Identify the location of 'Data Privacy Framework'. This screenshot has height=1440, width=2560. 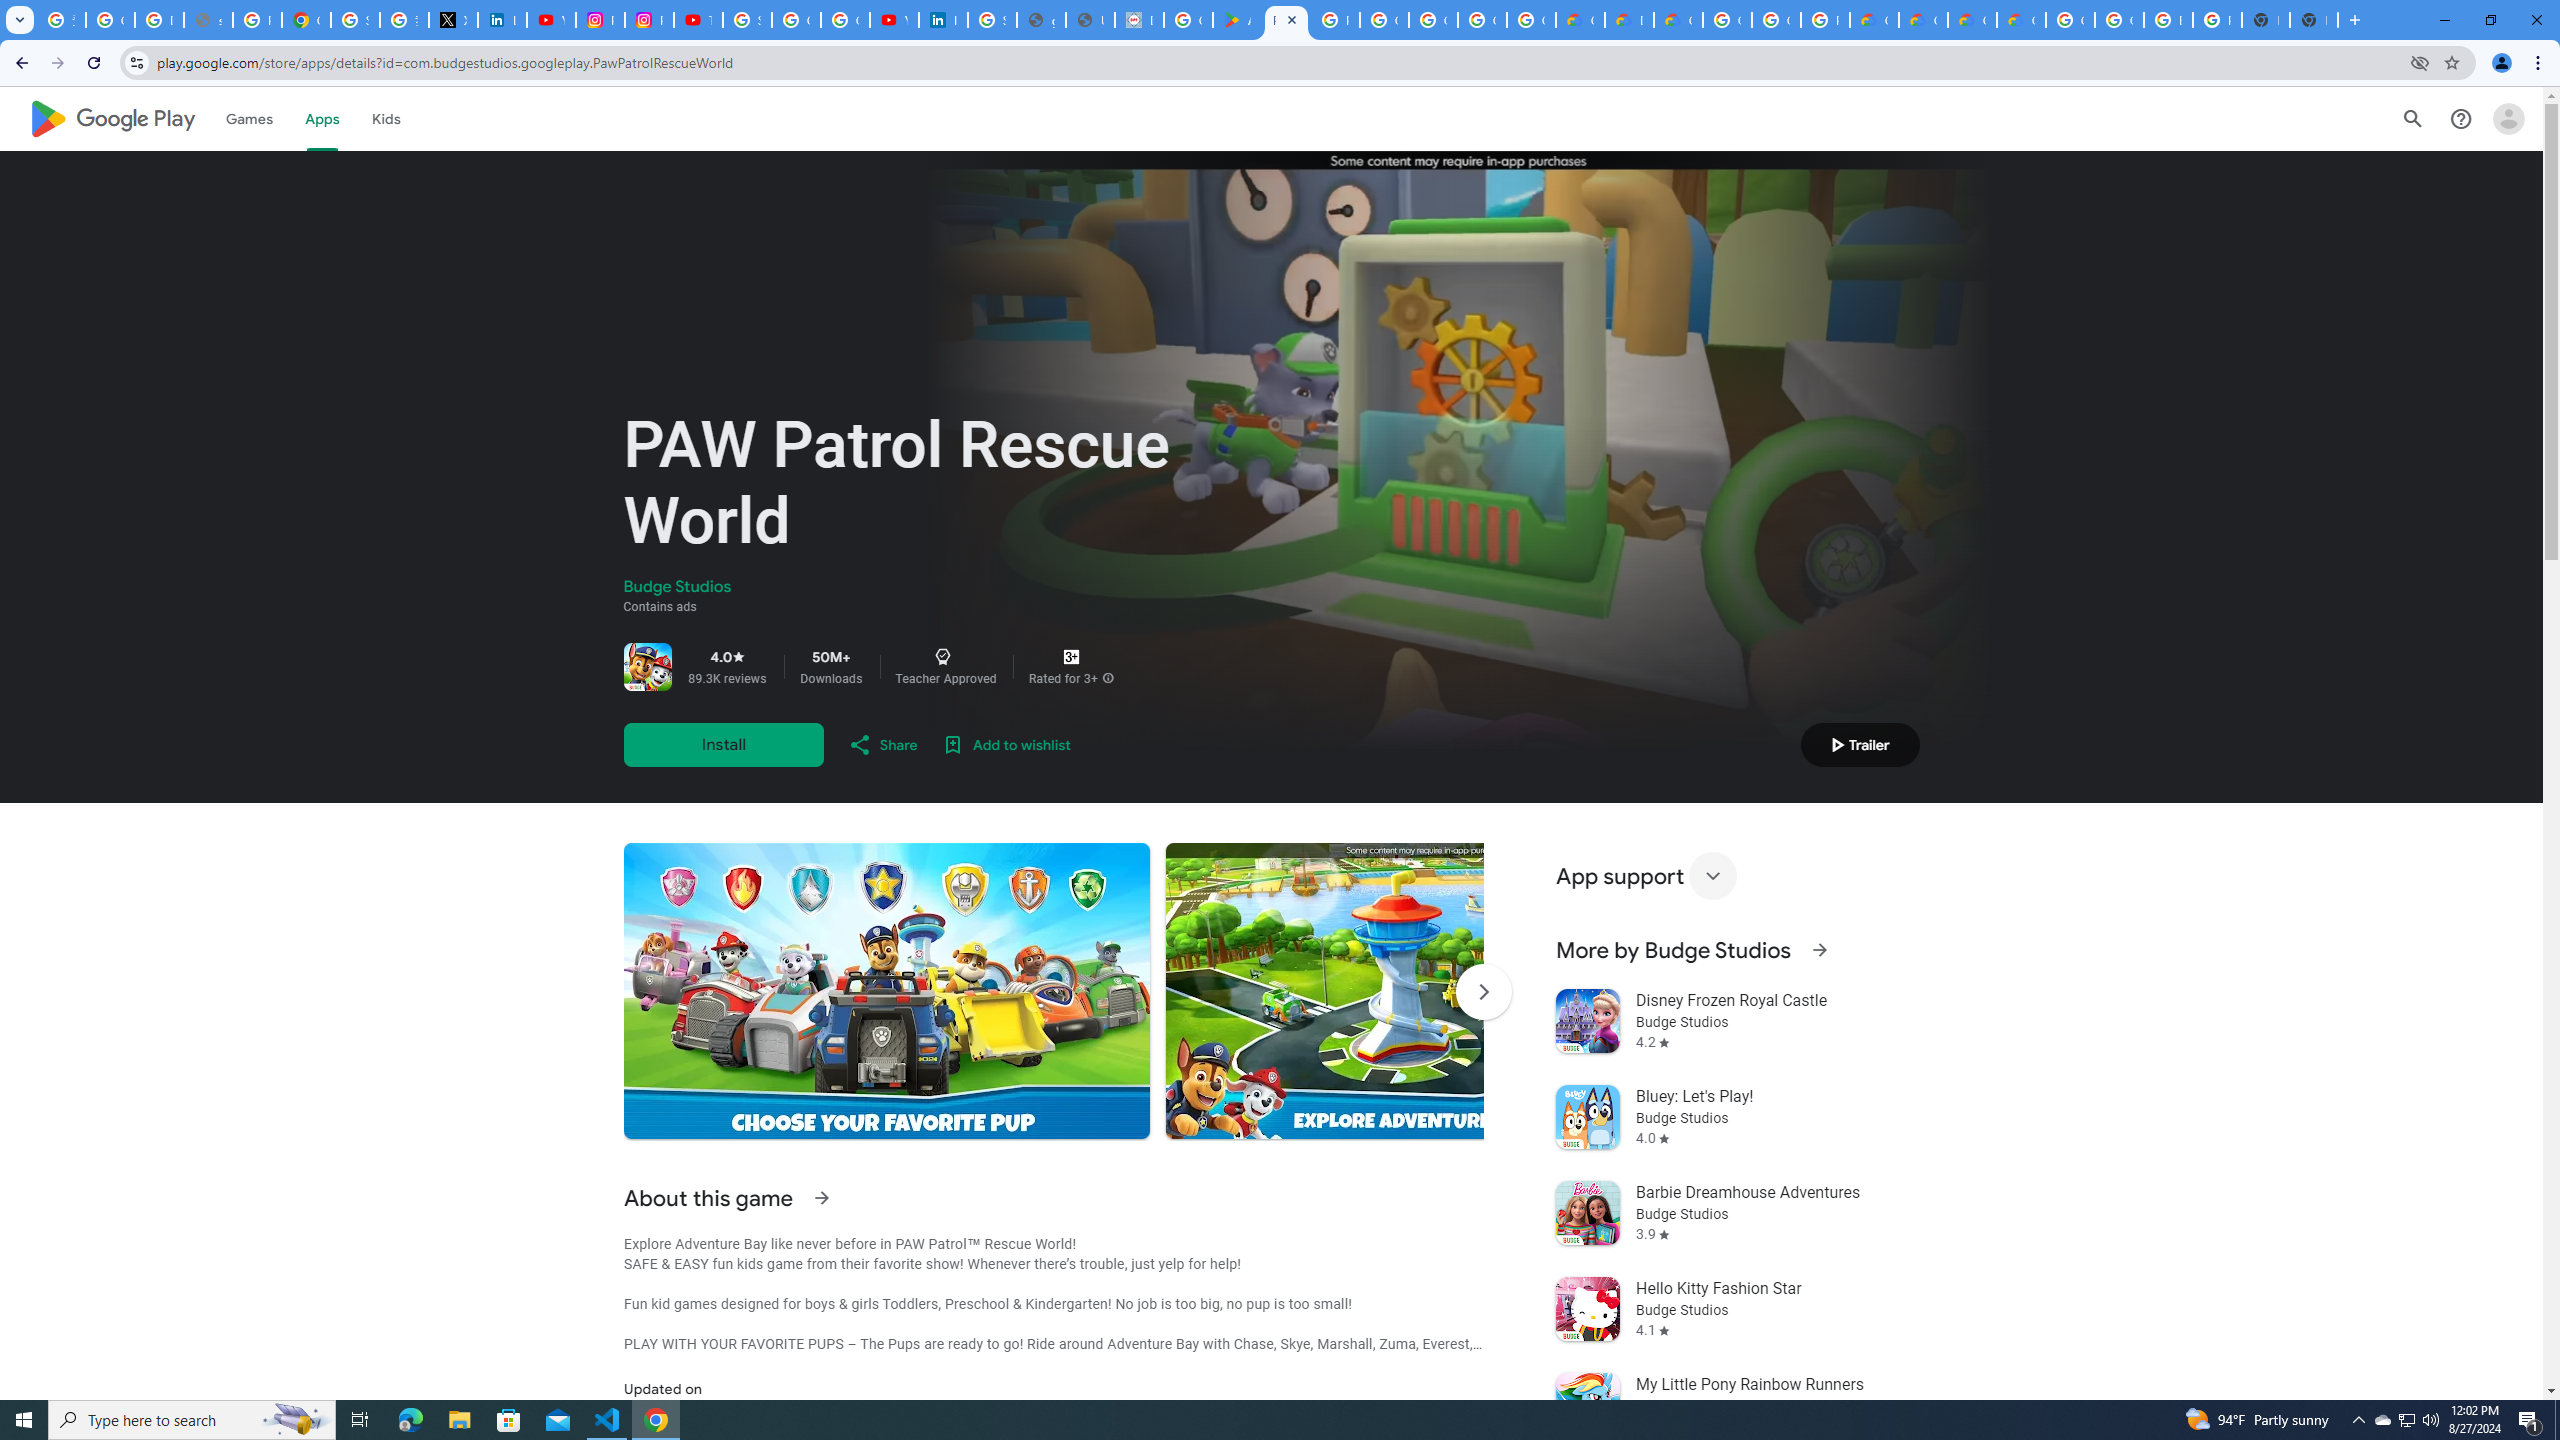
(1138, 19).